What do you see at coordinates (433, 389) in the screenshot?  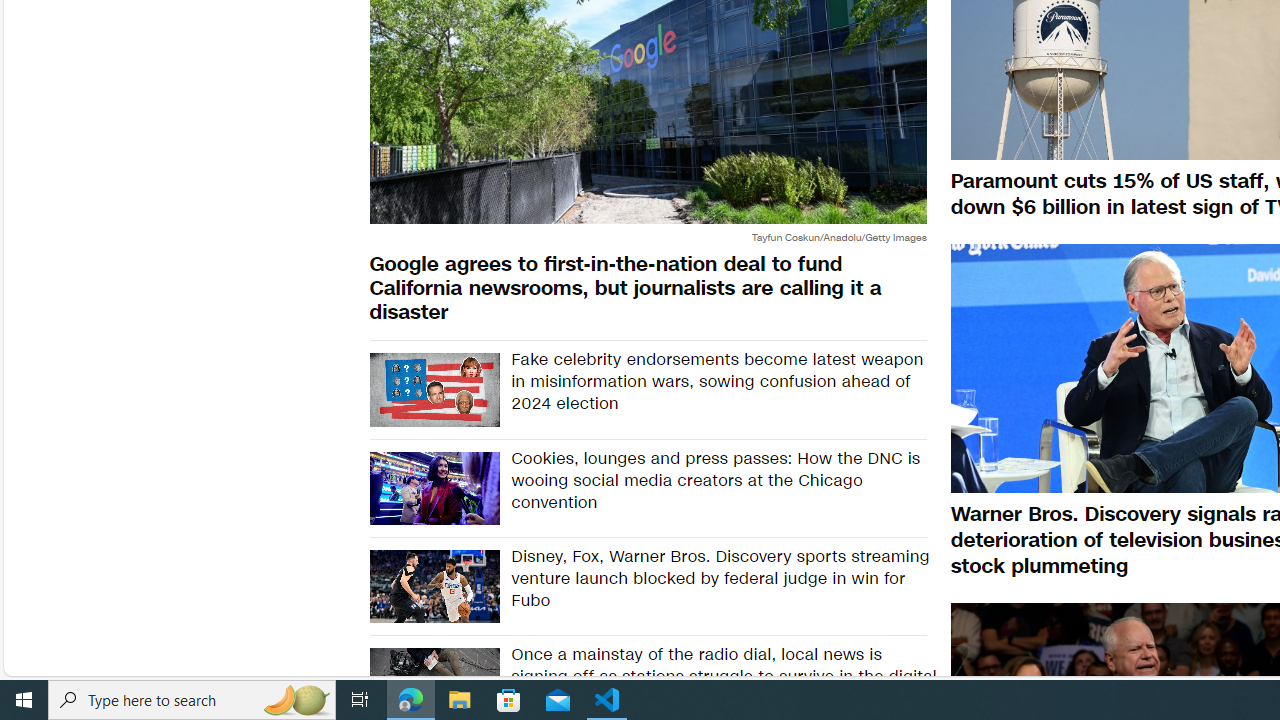 I see `'V6.jpg'` at bounding box center [433, 389].